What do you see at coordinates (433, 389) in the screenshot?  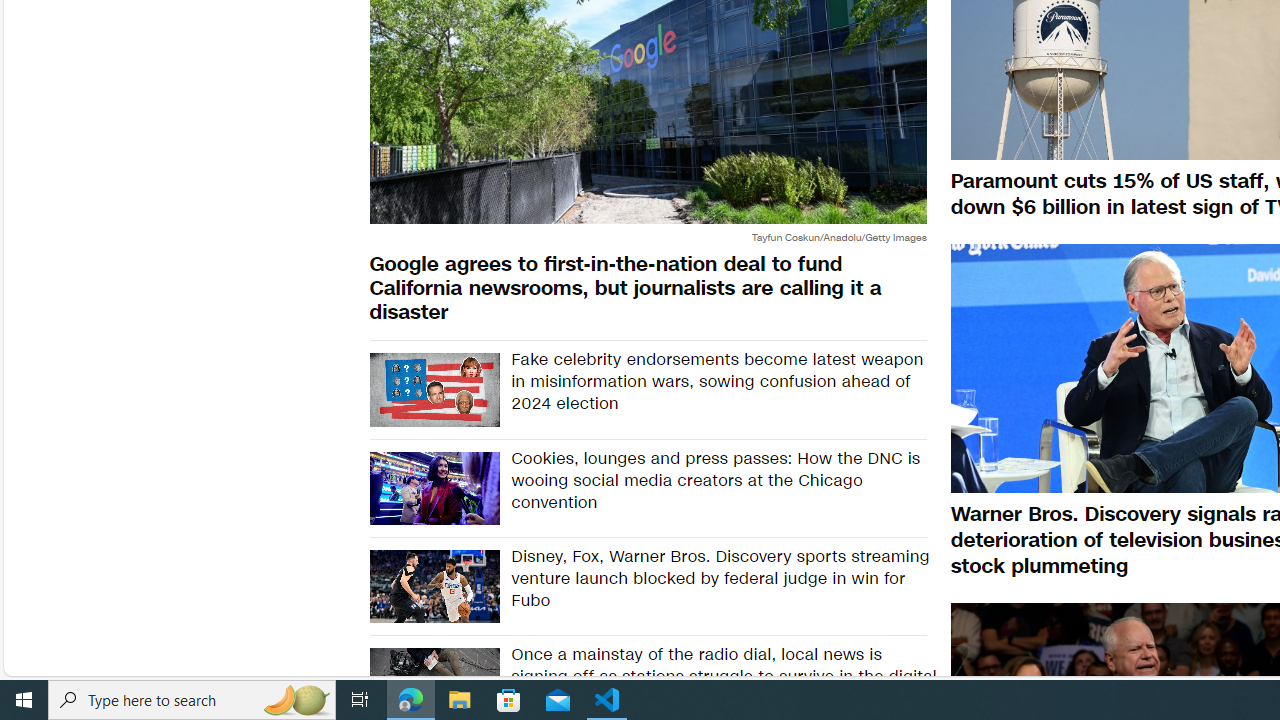 I see `'V6.jpg'` at bounding box center [433, 389].